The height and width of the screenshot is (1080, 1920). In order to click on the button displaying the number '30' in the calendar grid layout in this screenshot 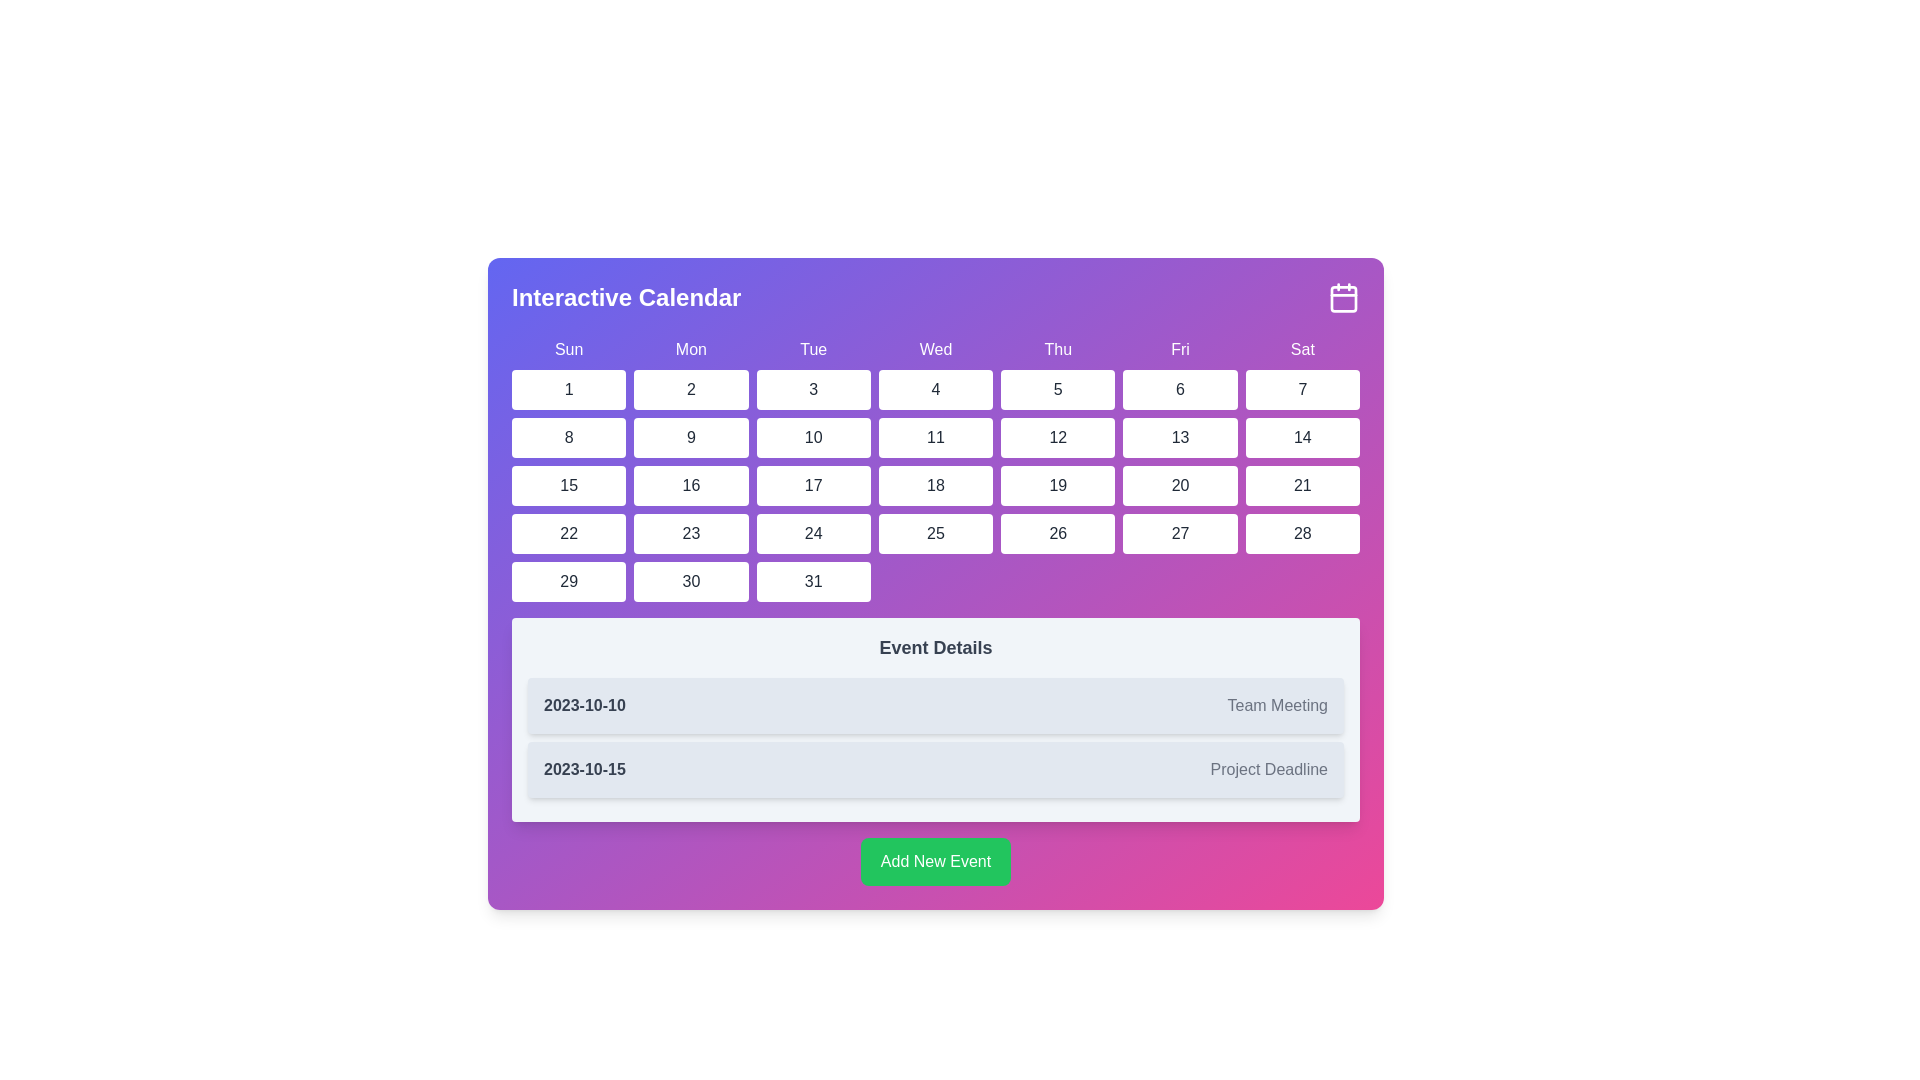, I will do `click(691, 582)`.